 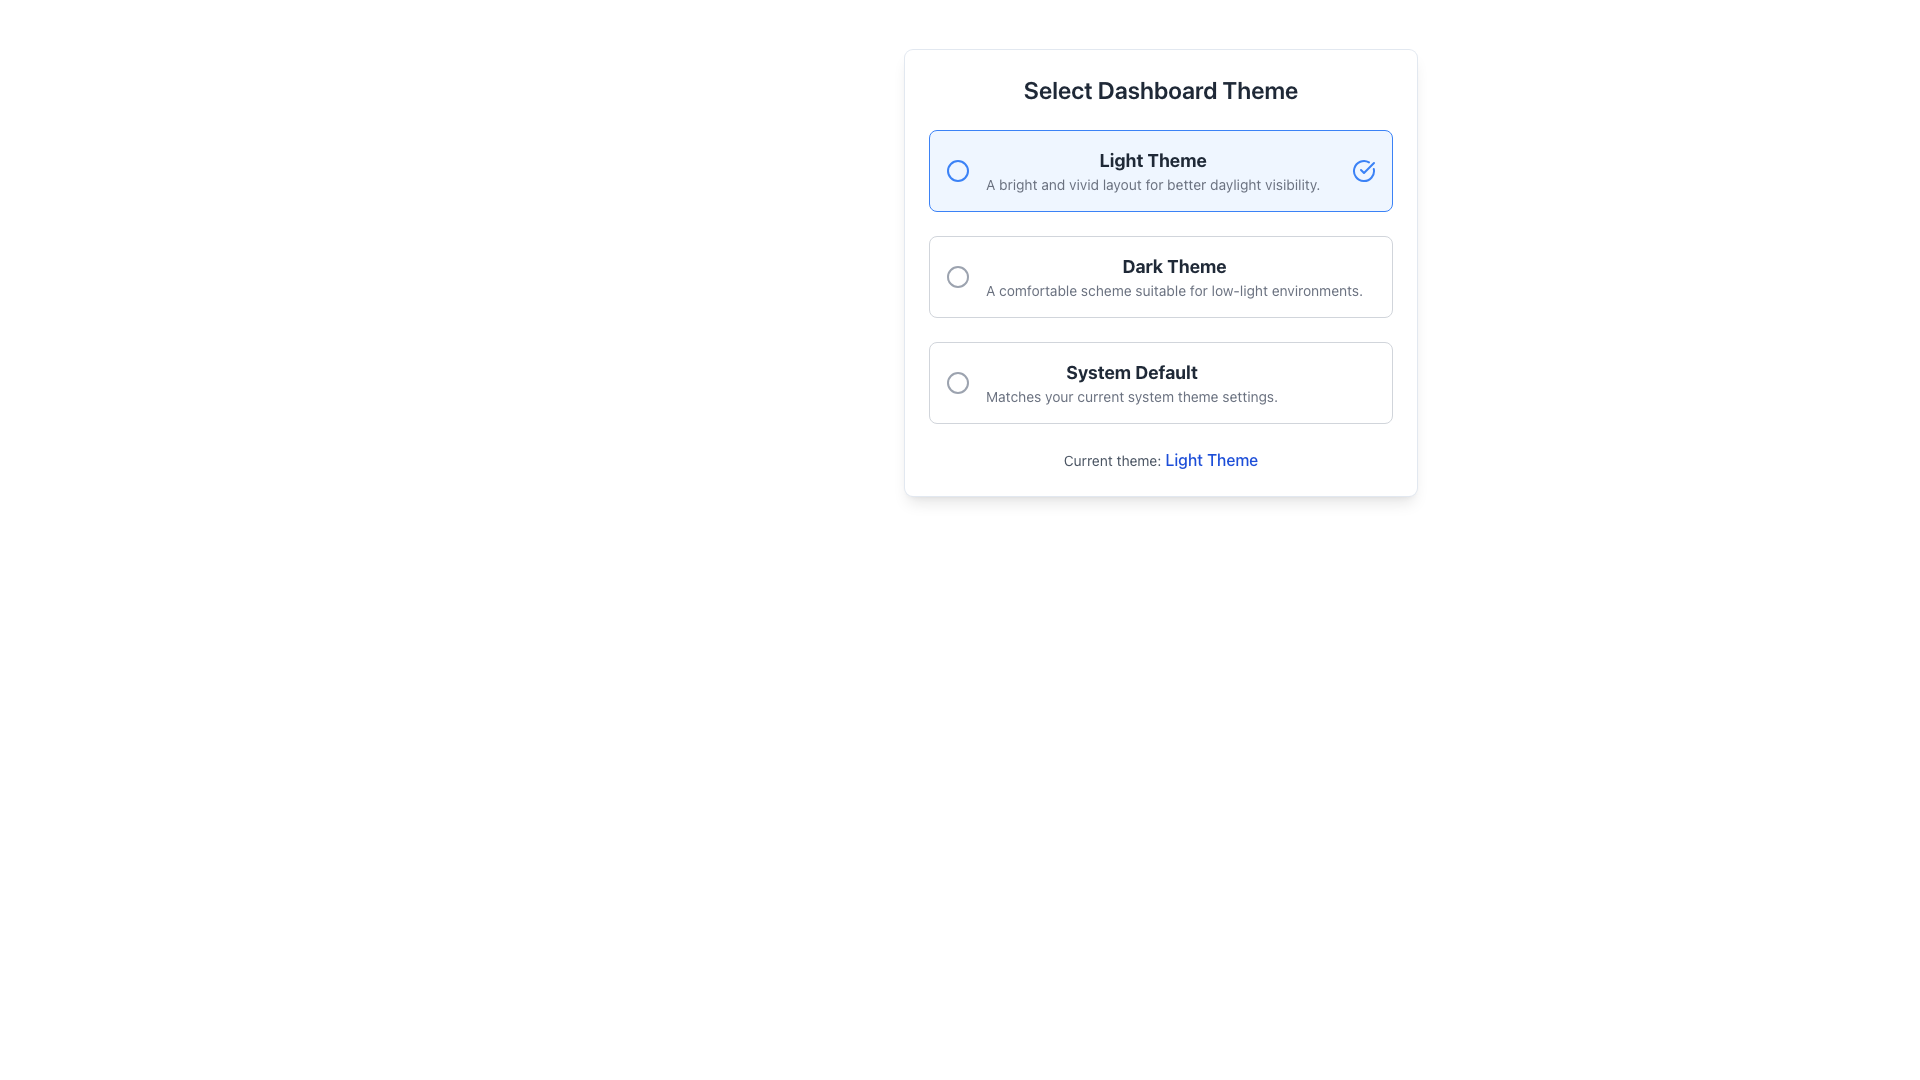 What do you see at coordinates (1132, 382) in the screenshot?
I see `description of the 'System Default' text content, which is the third selectable option in the list of themes, located between 'Dark Theme' and the indication text for the current theme` at bounding box center [1132, 382].